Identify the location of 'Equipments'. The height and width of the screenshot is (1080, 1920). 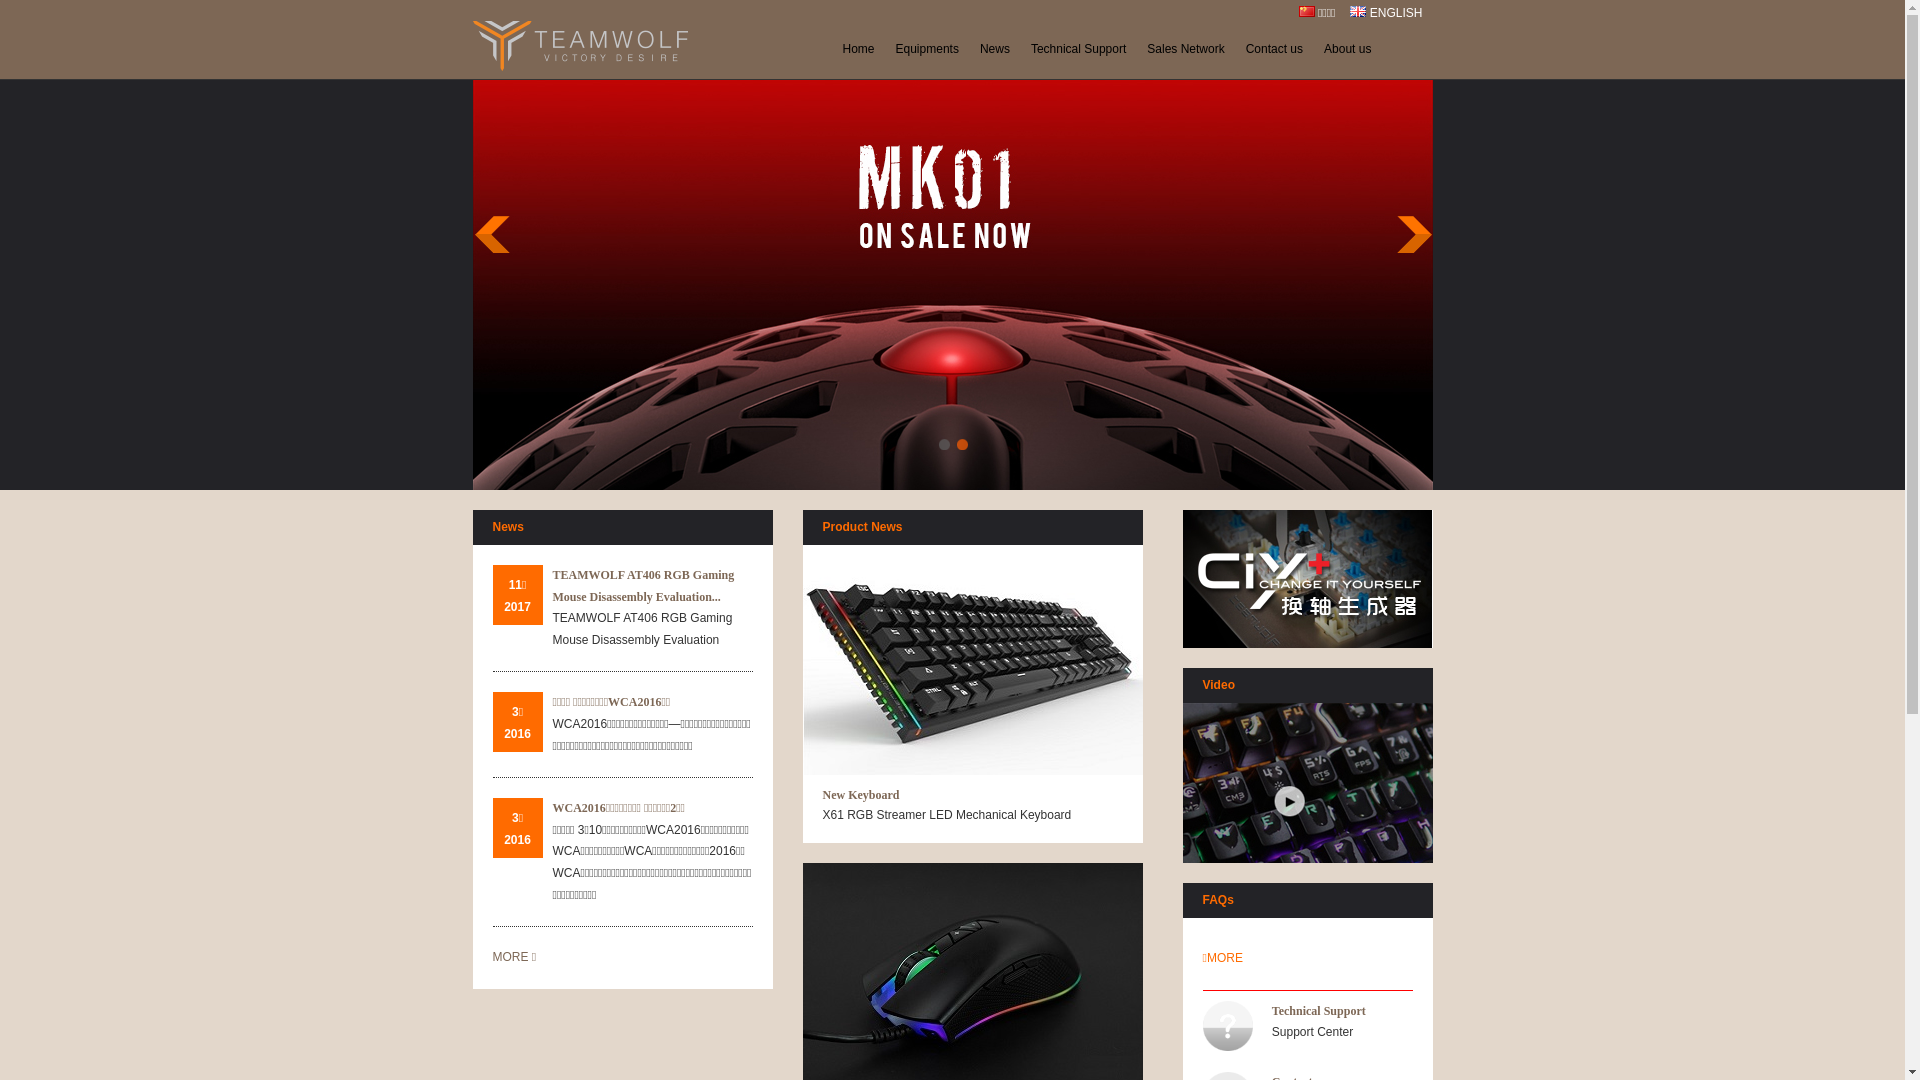
(926, 48).